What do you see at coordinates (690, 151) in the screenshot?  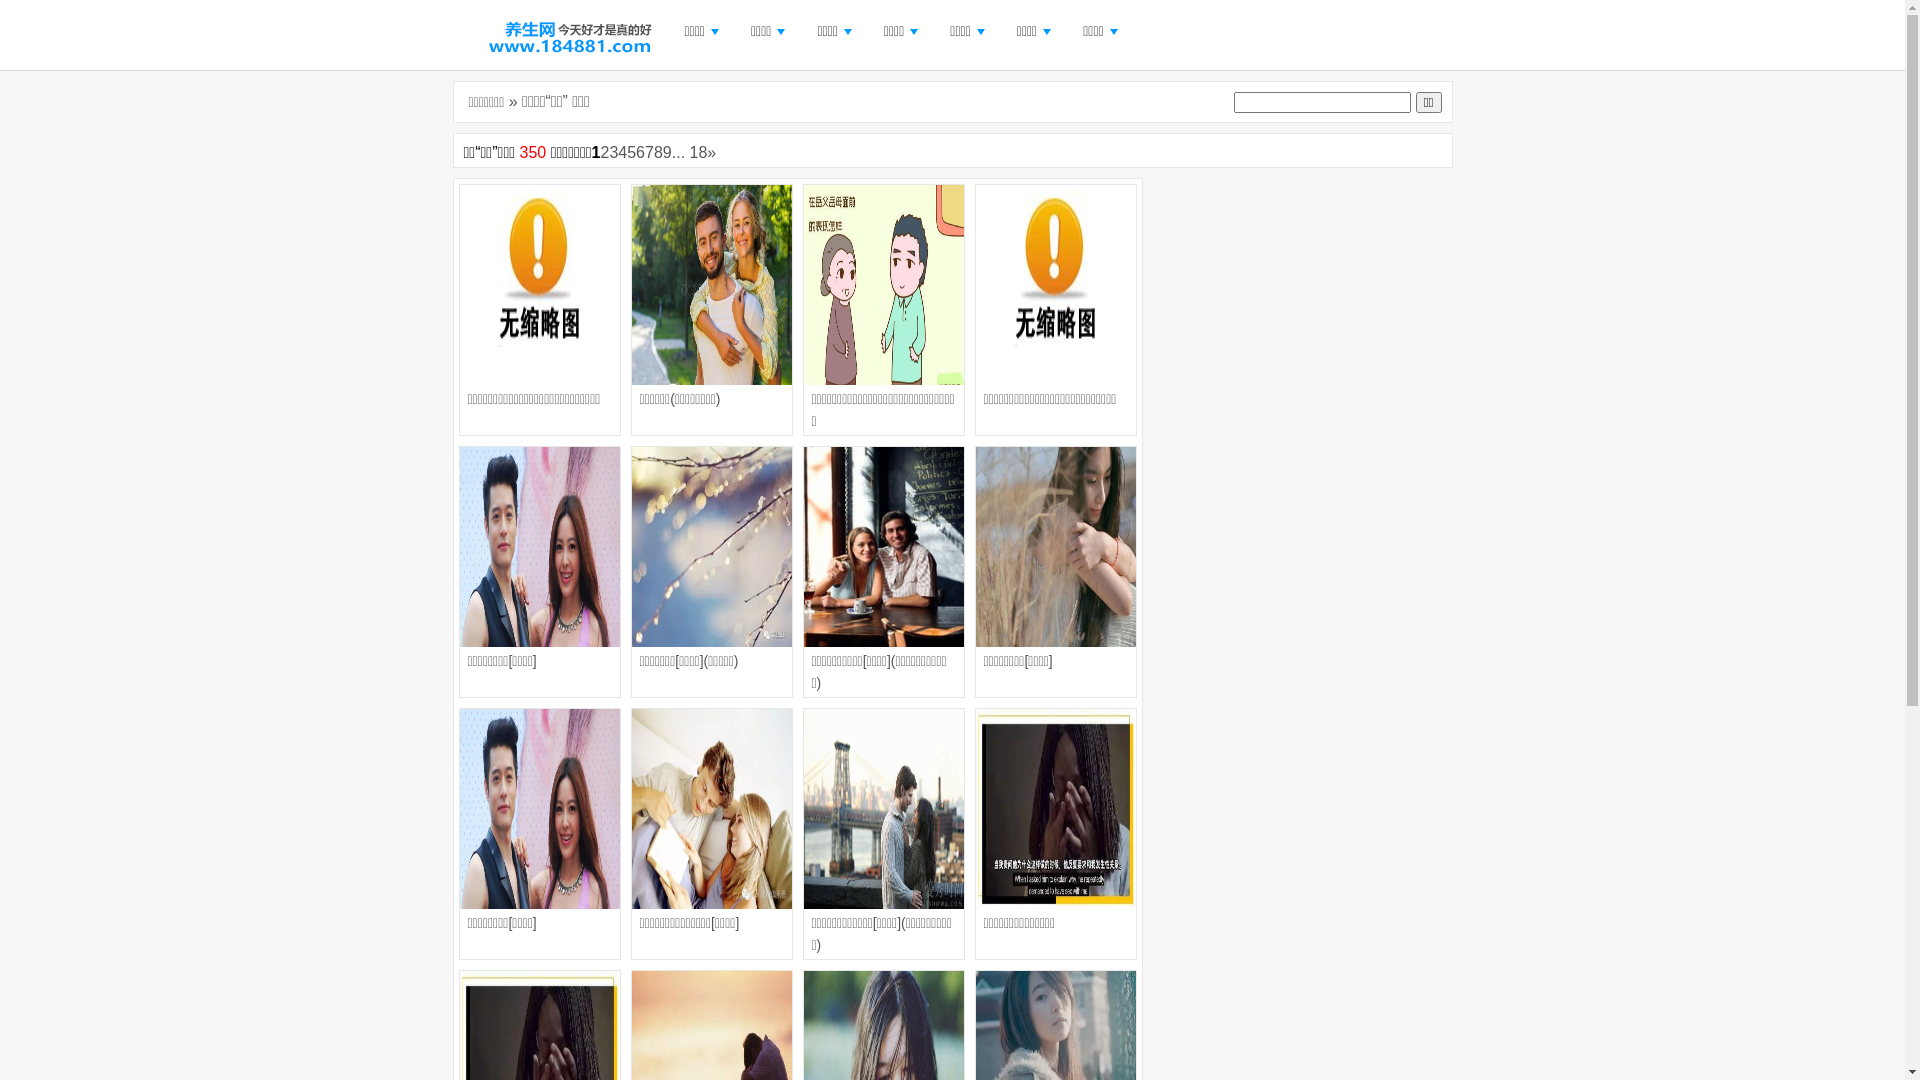 I see `'... 18'` at bounding box center [690, 151].